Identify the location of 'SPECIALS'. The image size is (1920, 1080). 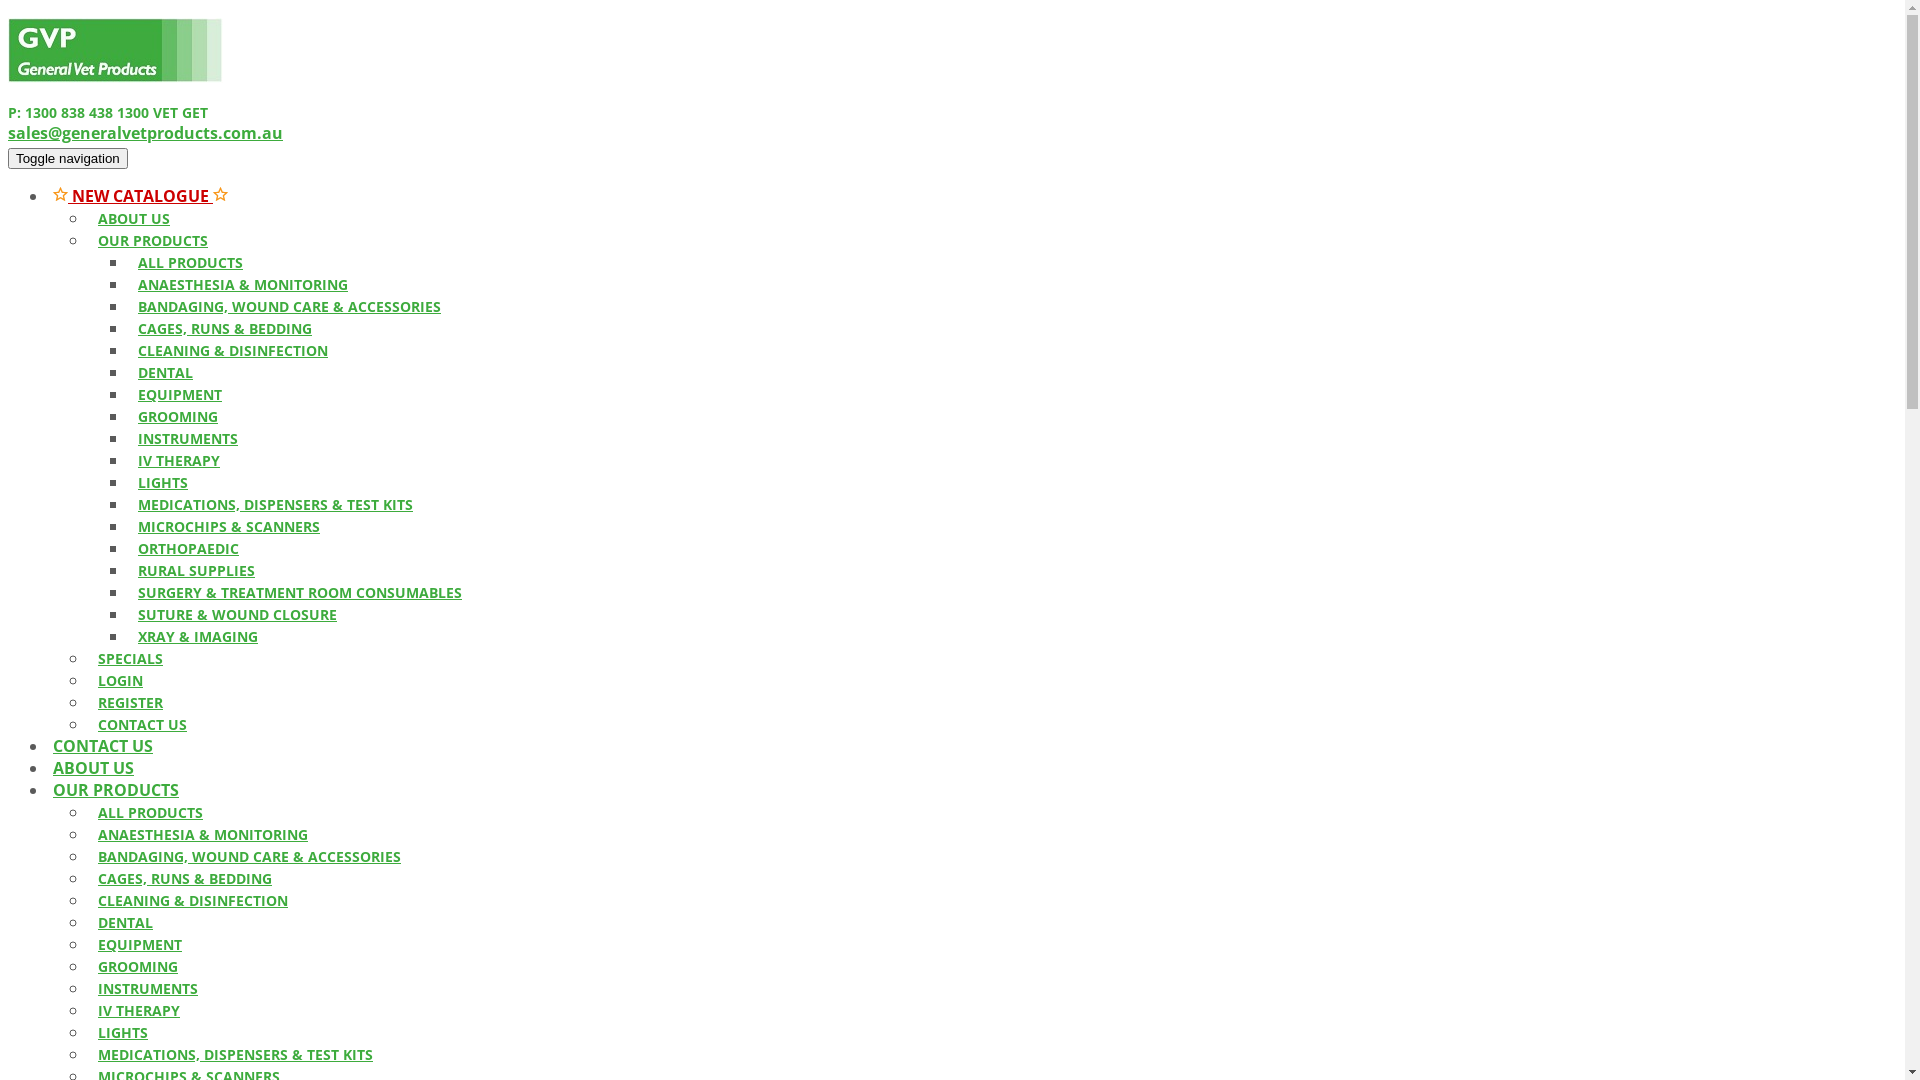
(86, 658).